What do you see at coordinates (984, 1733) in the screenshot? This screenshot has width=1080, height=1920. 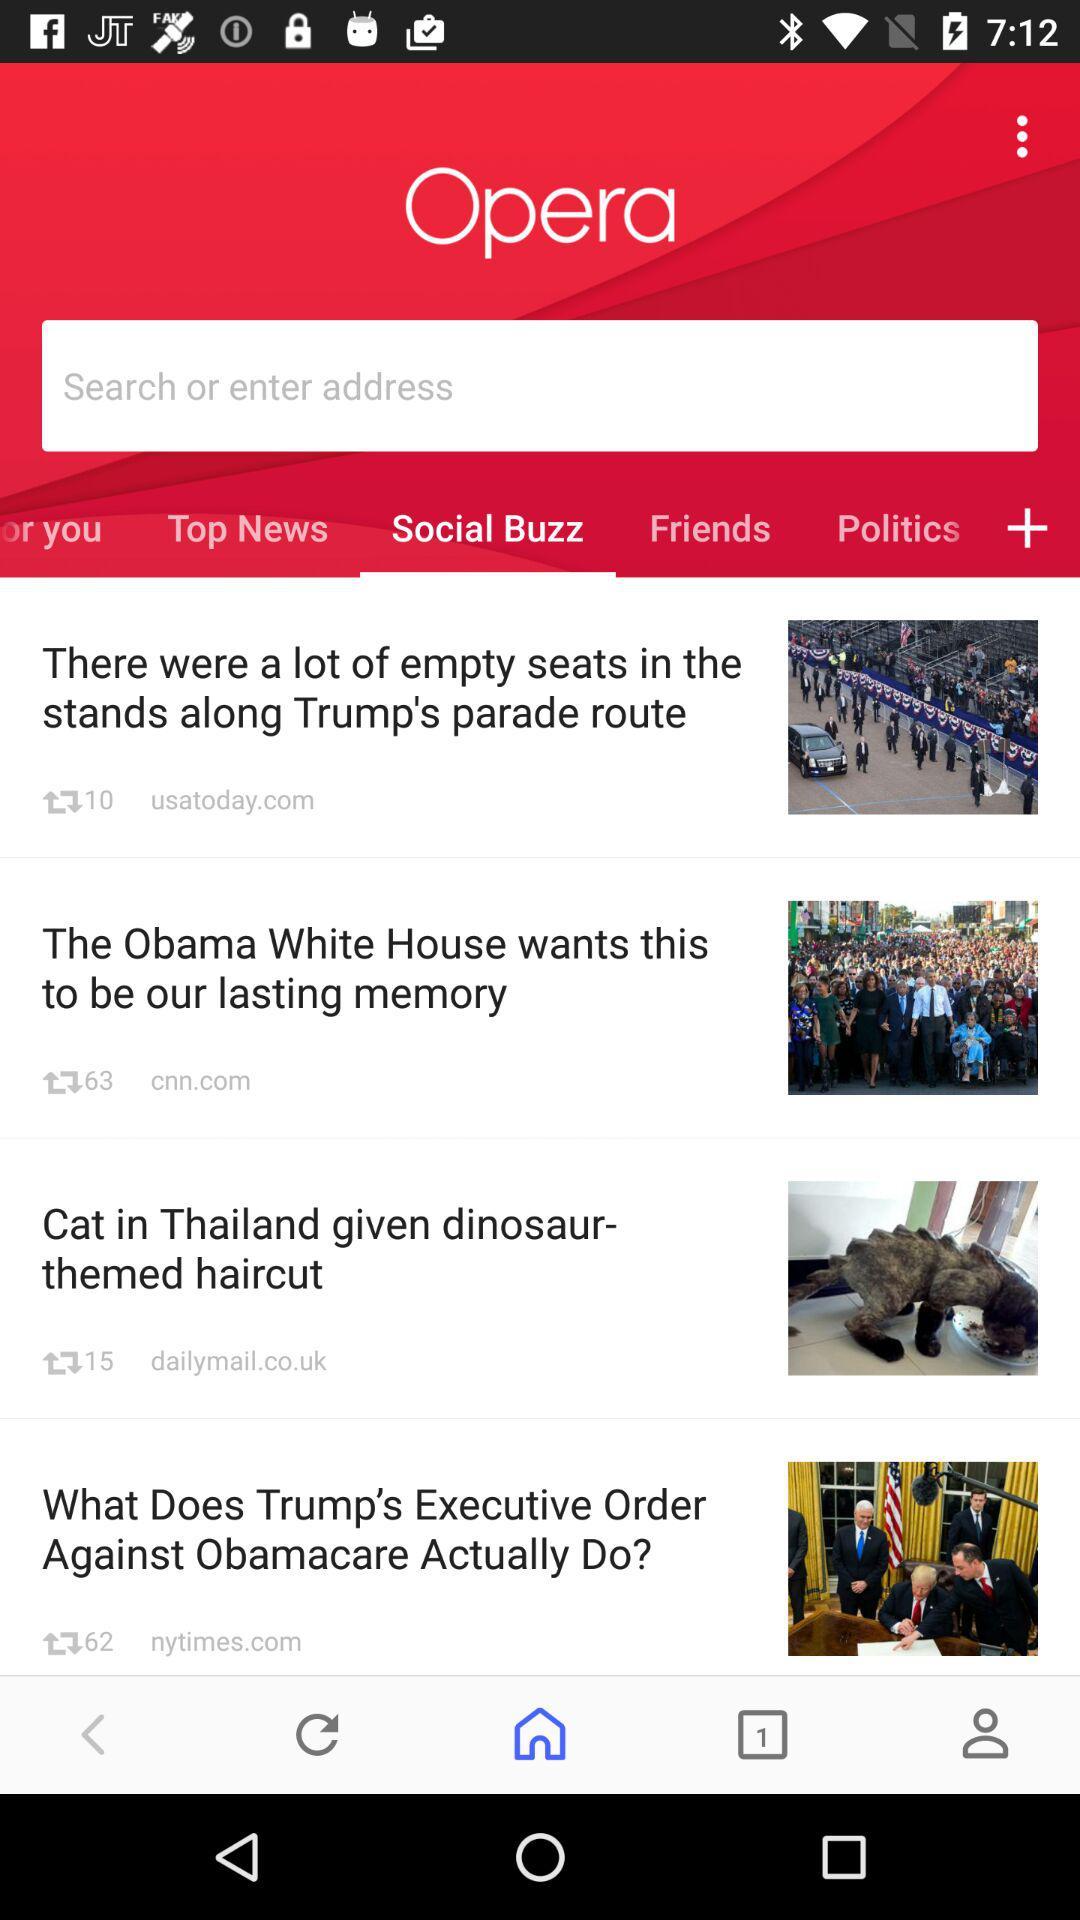 I see `the avatar icon` at bounding box center [984, 1733].